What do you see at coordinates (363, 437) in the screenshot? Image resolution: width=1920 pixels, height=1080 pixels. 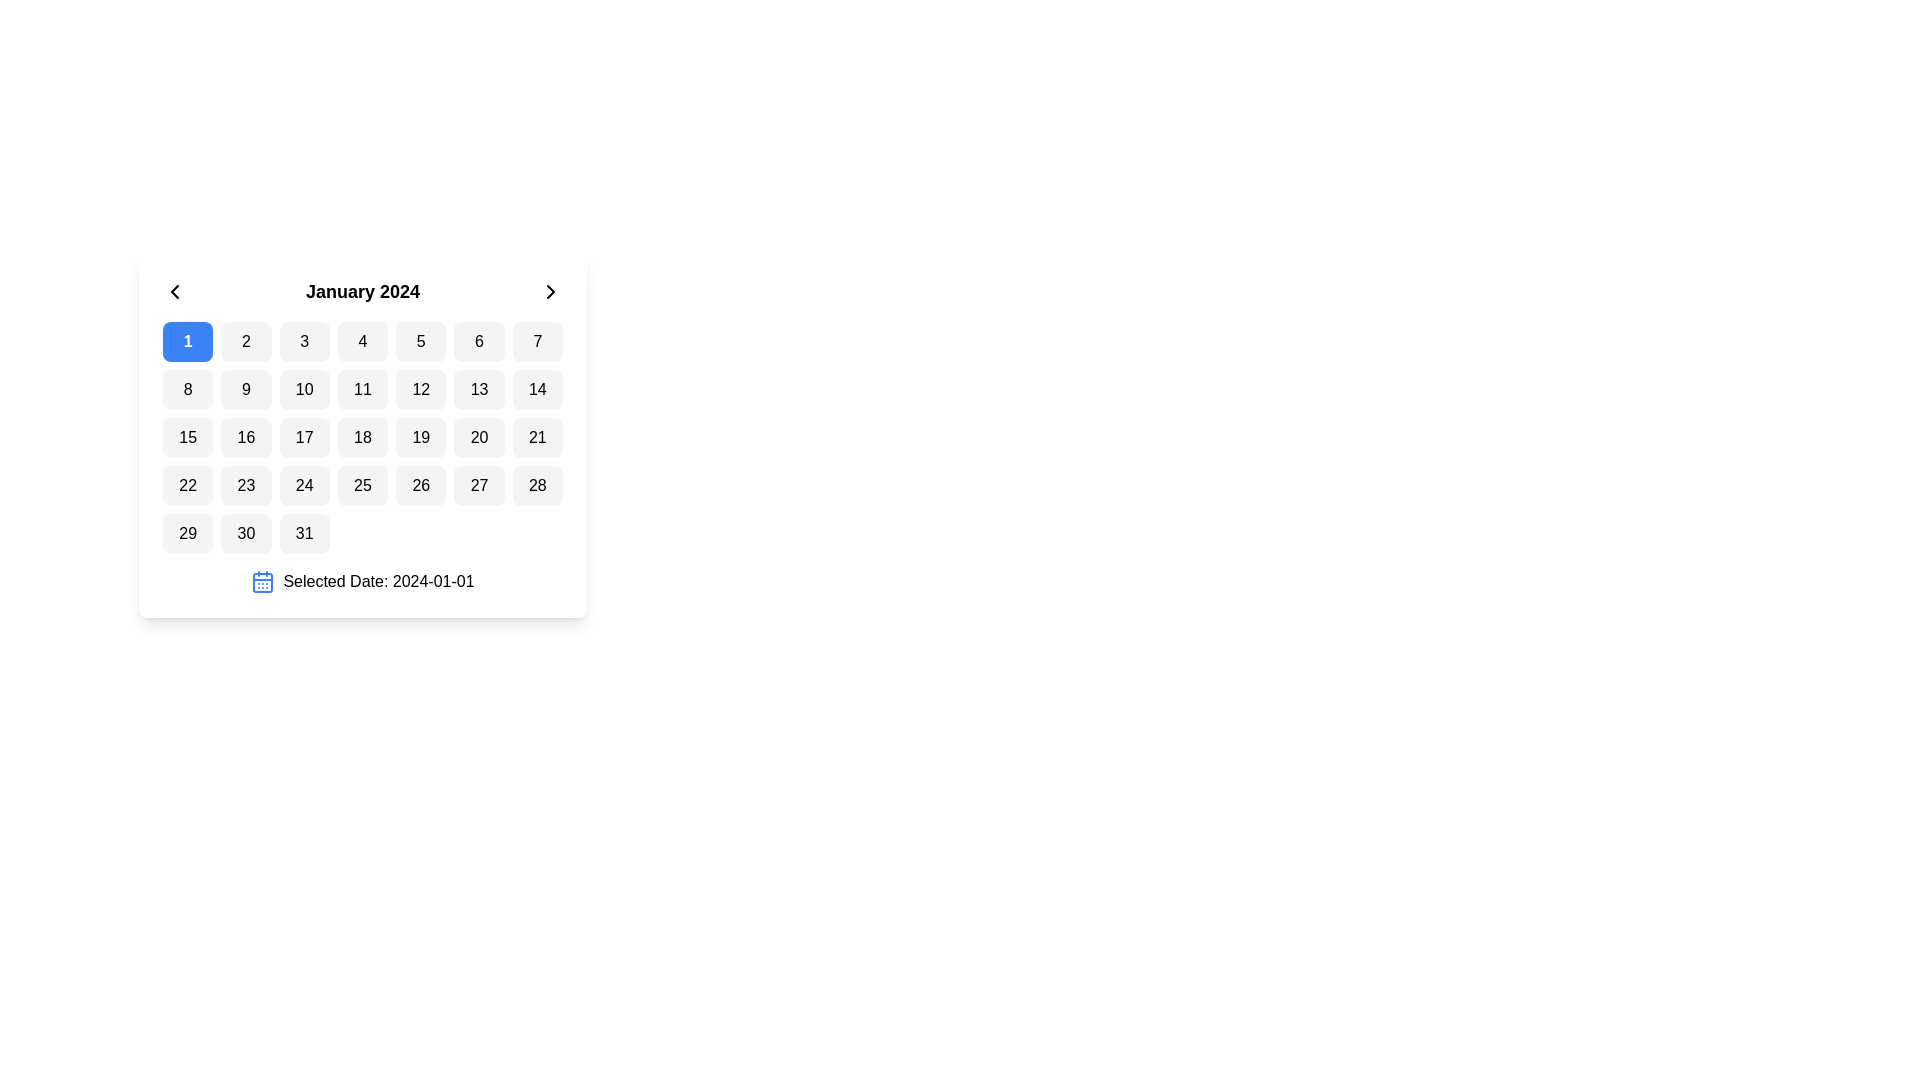 I see `the square button with rounded corners that displays the number '18' in black text, located in the third row and fourth column of the grid calendar` at bounding box center [363, 437].